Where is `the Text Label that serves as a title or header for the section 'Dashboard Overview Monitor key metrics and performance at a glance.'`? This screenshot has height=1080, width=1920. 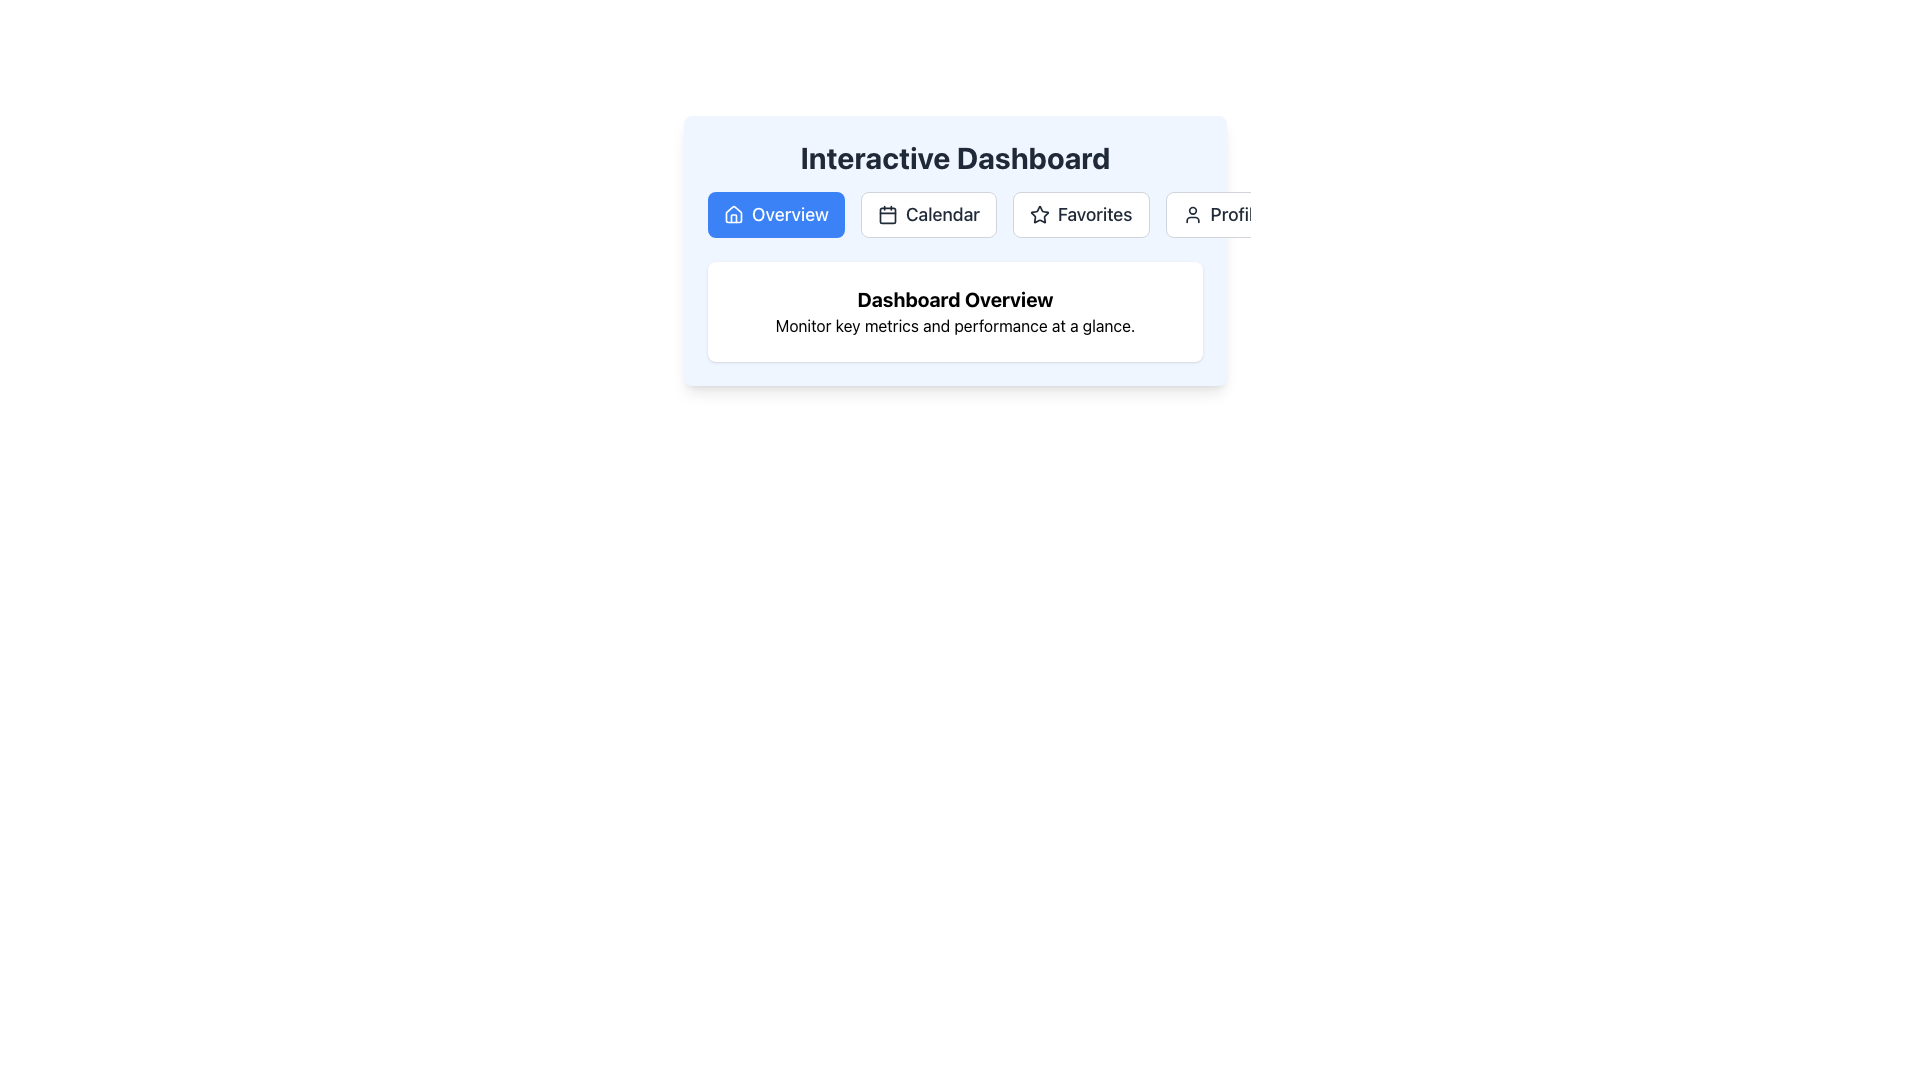 the Text Label that serves as a title or header for the section 'Dashboard Overview Monitor key metrics and performance at a glance.' is located at coordinates (954, 300).